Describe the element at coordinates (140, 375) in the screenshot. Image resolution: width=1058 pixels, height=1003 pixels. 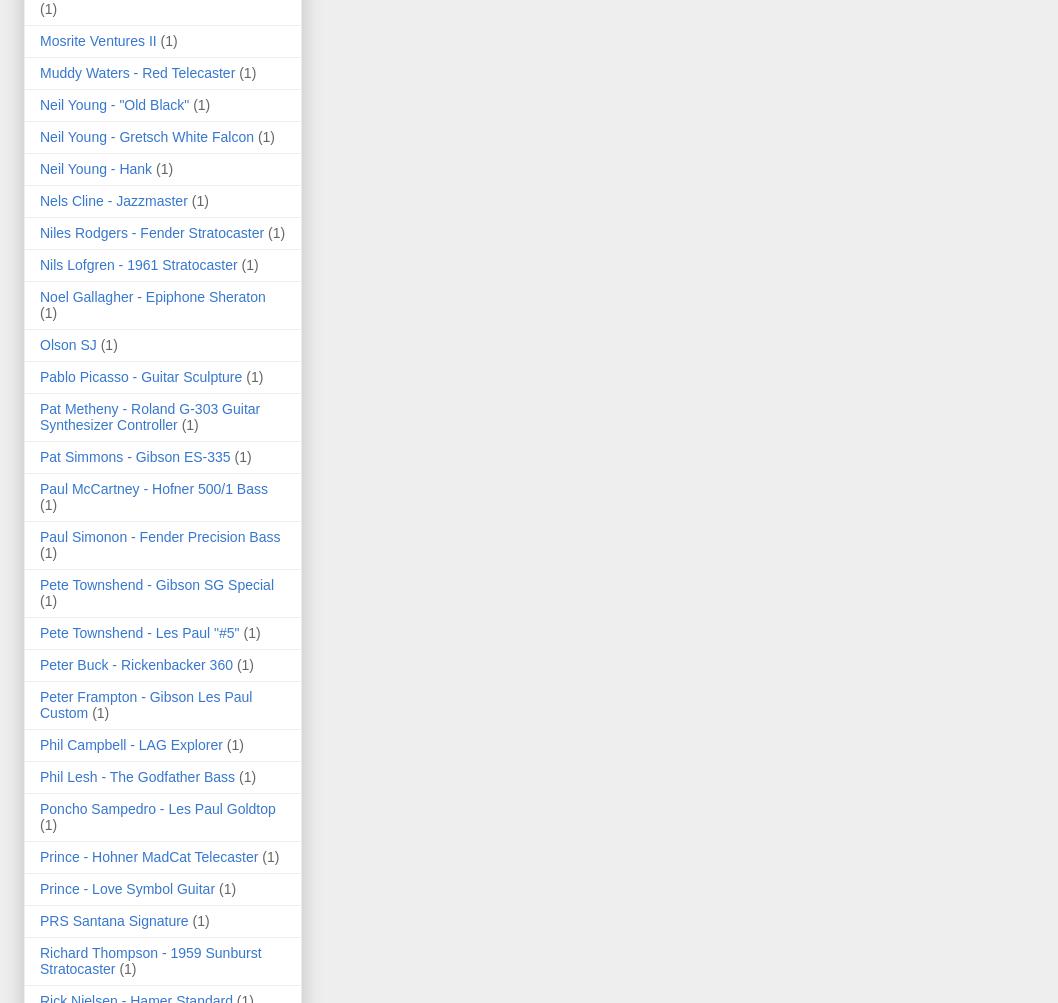
I see `'Pablo Picasso - Guitar Sculpture'` at that location.